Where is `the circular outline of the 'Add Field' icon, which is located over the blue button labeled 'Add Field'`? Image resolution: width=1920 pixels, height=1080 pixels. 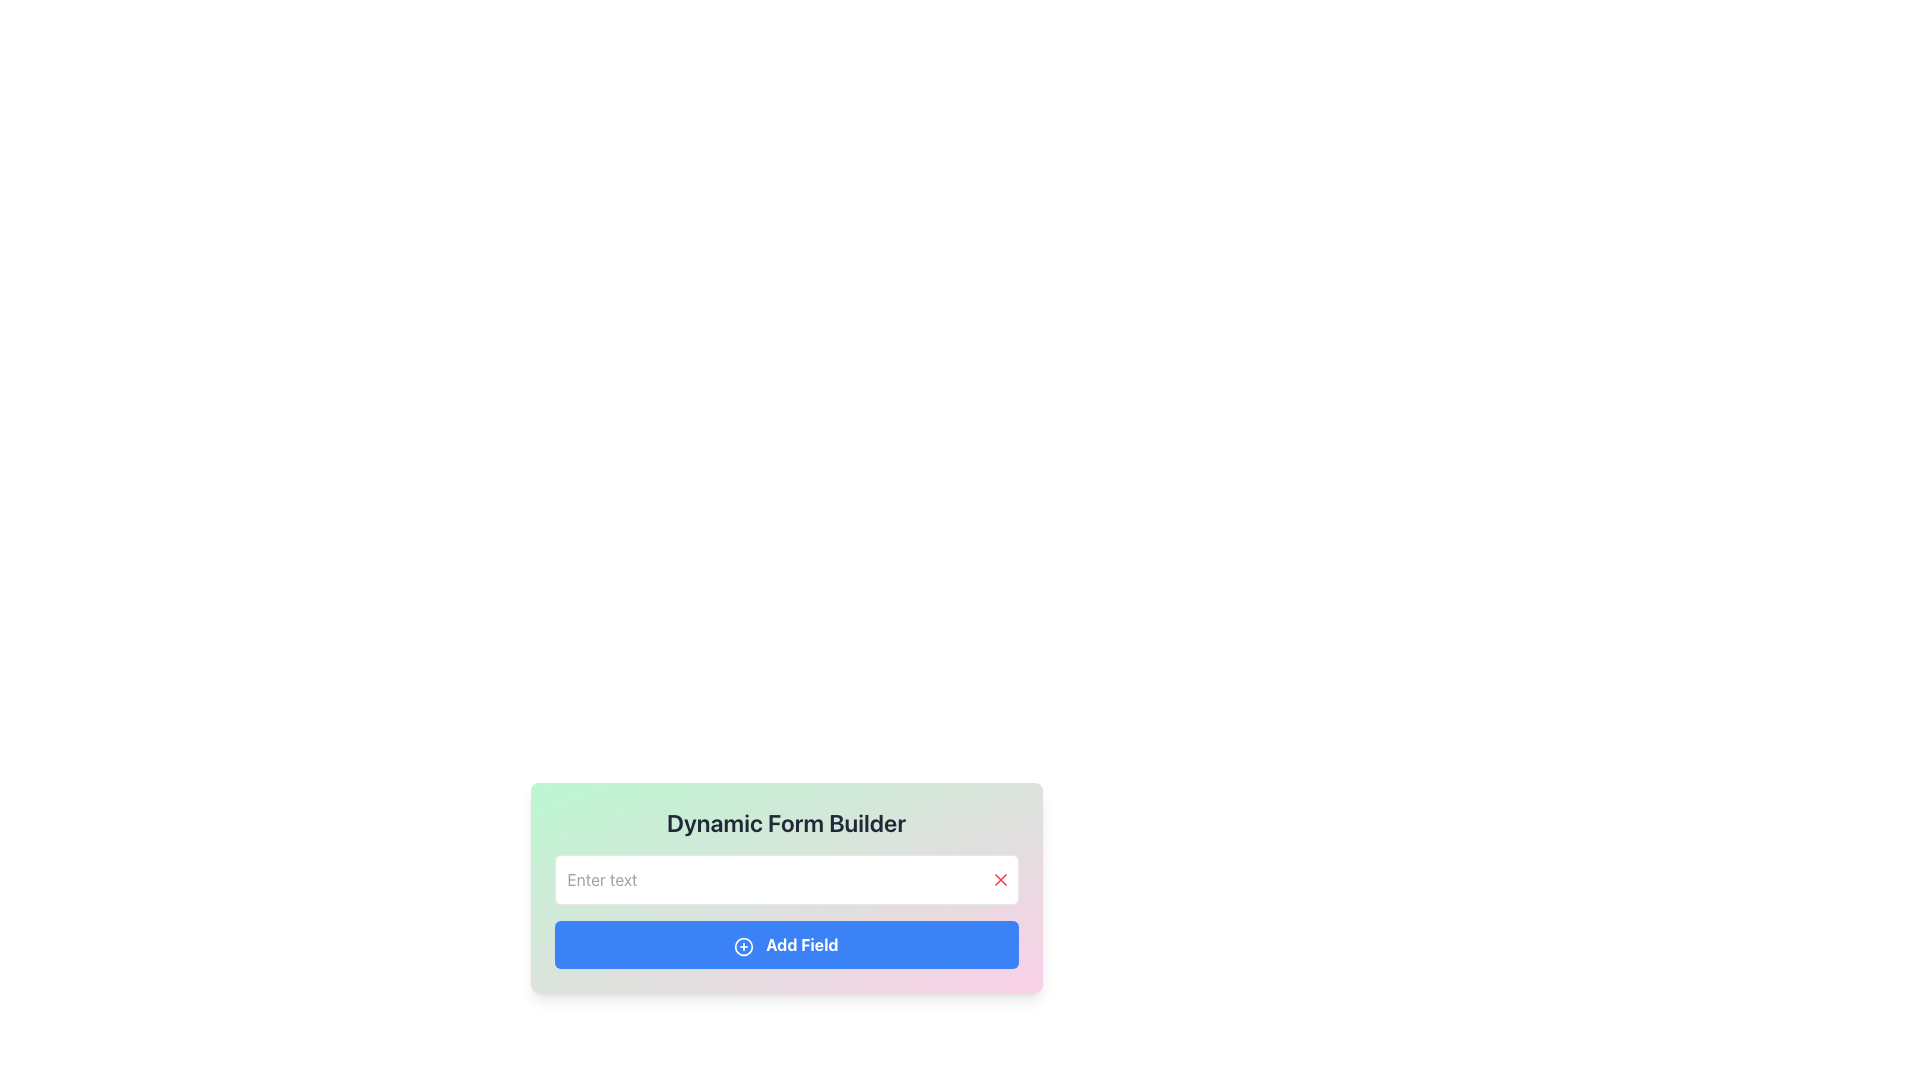 the circular outline of the 'Add Field' icon, which is located over the blue button labeled 'Add Field' is located at coordinates (743, 945).